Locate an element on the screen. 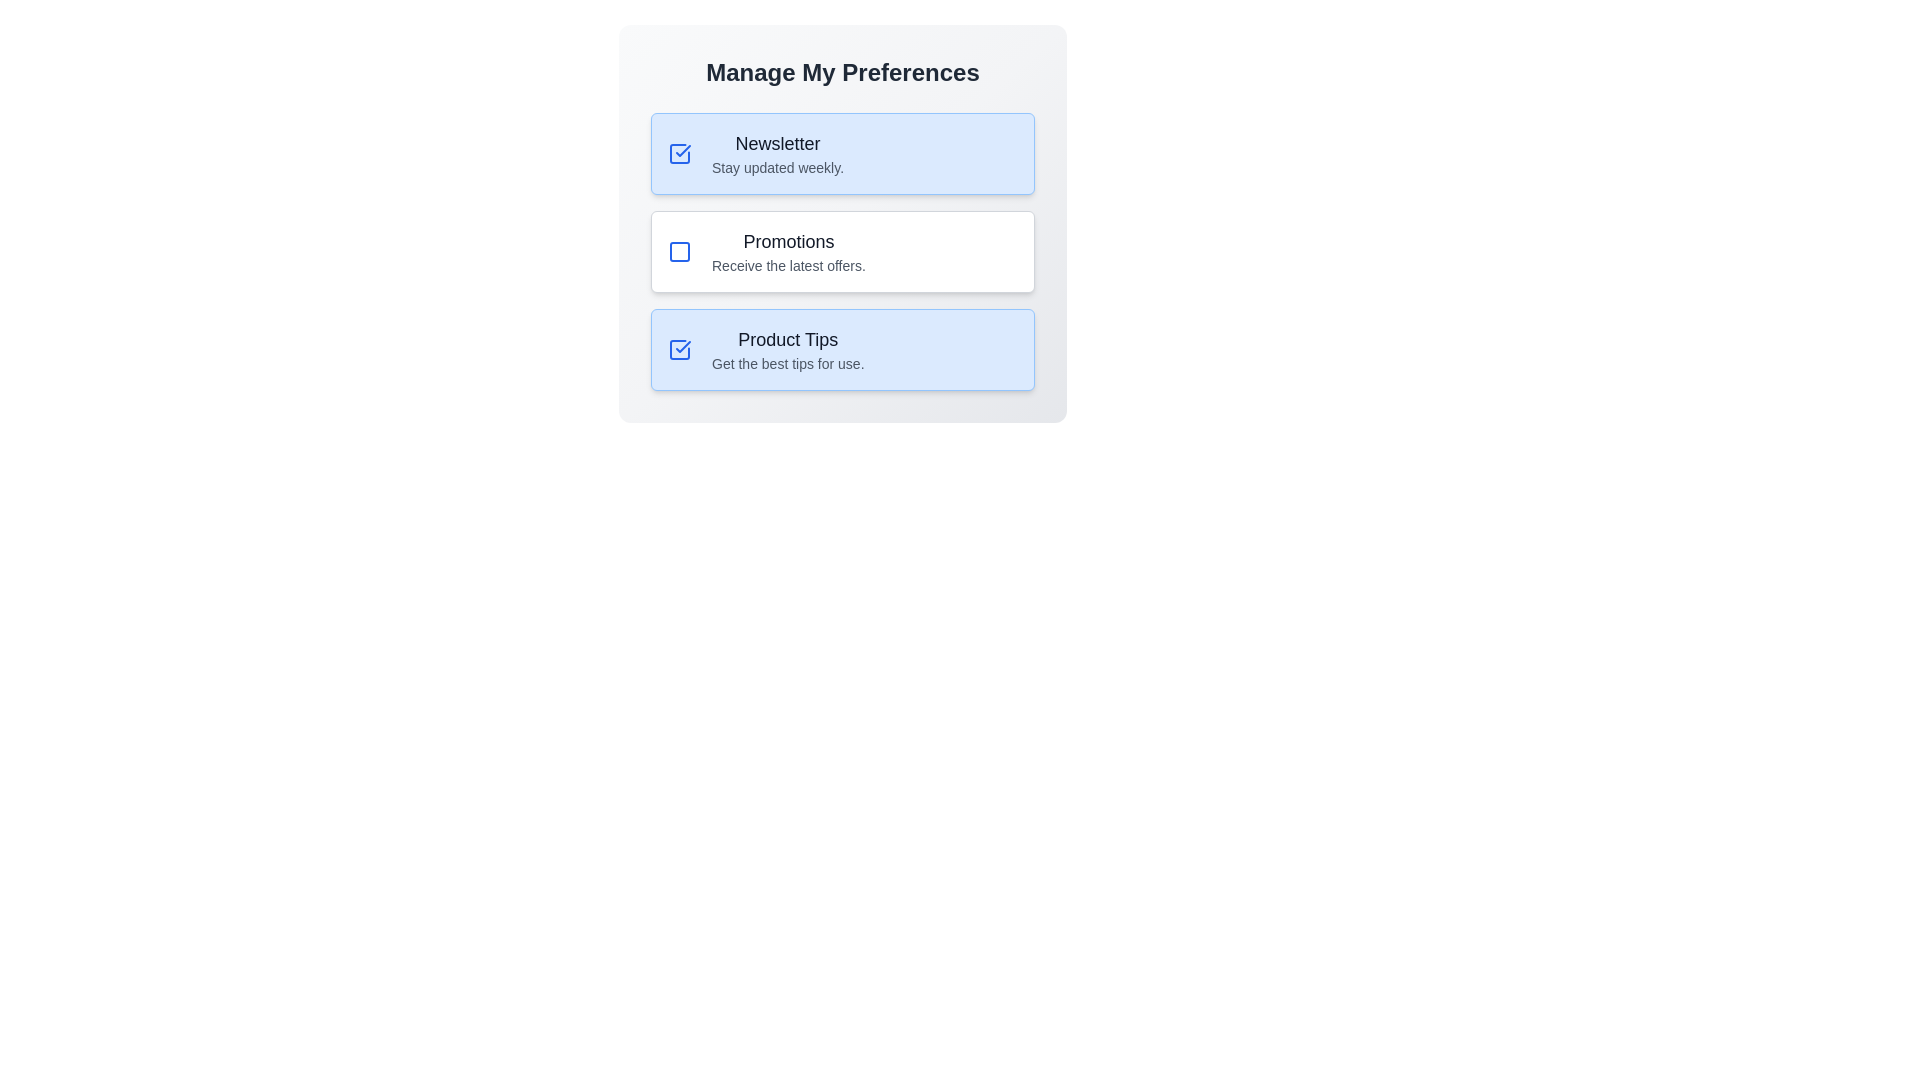  the Checked checkbox icon that indicates the selection of the 'Product Tips' option, located on the left side of the third option in the list is located at coordinates (680, 349).